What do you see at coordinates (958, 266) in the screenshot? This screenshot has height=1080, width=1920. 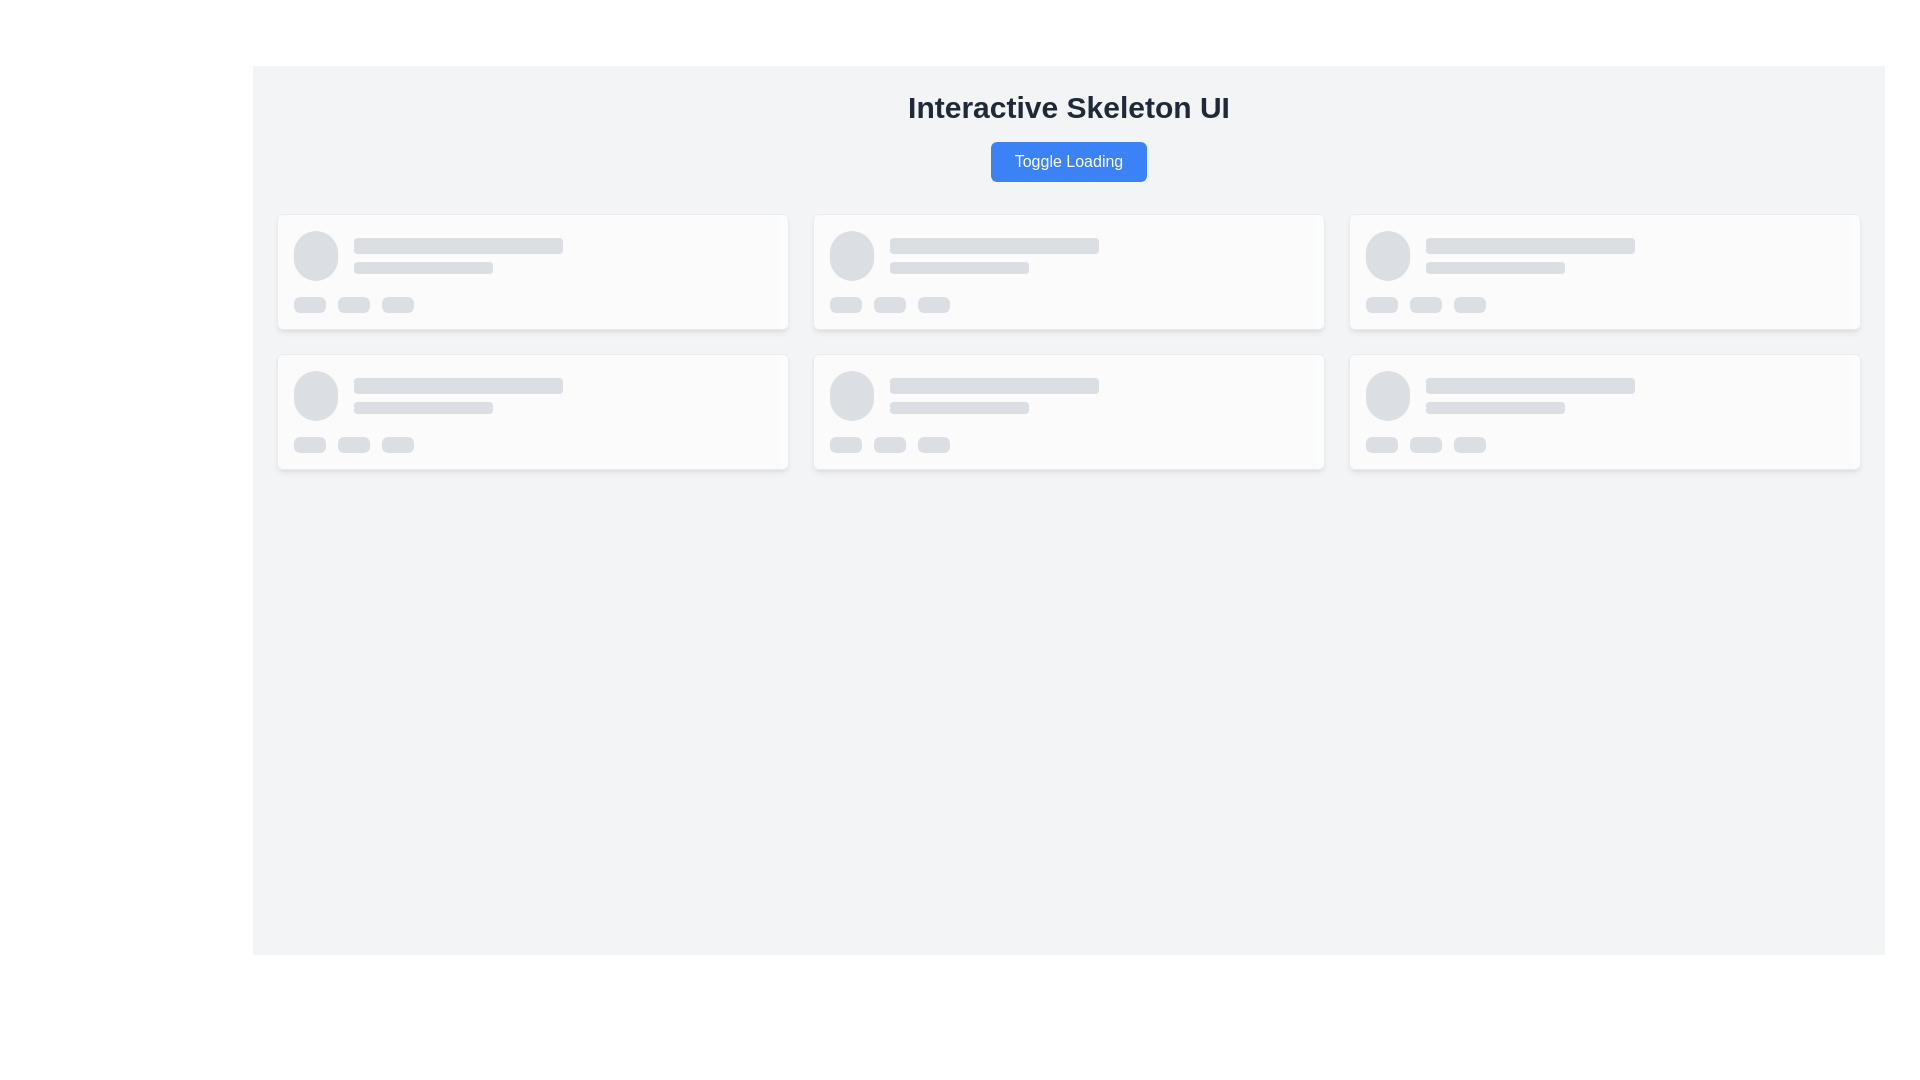 I see `the visual placeholder component, which is a short horizontal rectangle with rounded corners, light gray in color, positioned beneath a longer rectangle within a card layout` at bounding box center [958, 266].